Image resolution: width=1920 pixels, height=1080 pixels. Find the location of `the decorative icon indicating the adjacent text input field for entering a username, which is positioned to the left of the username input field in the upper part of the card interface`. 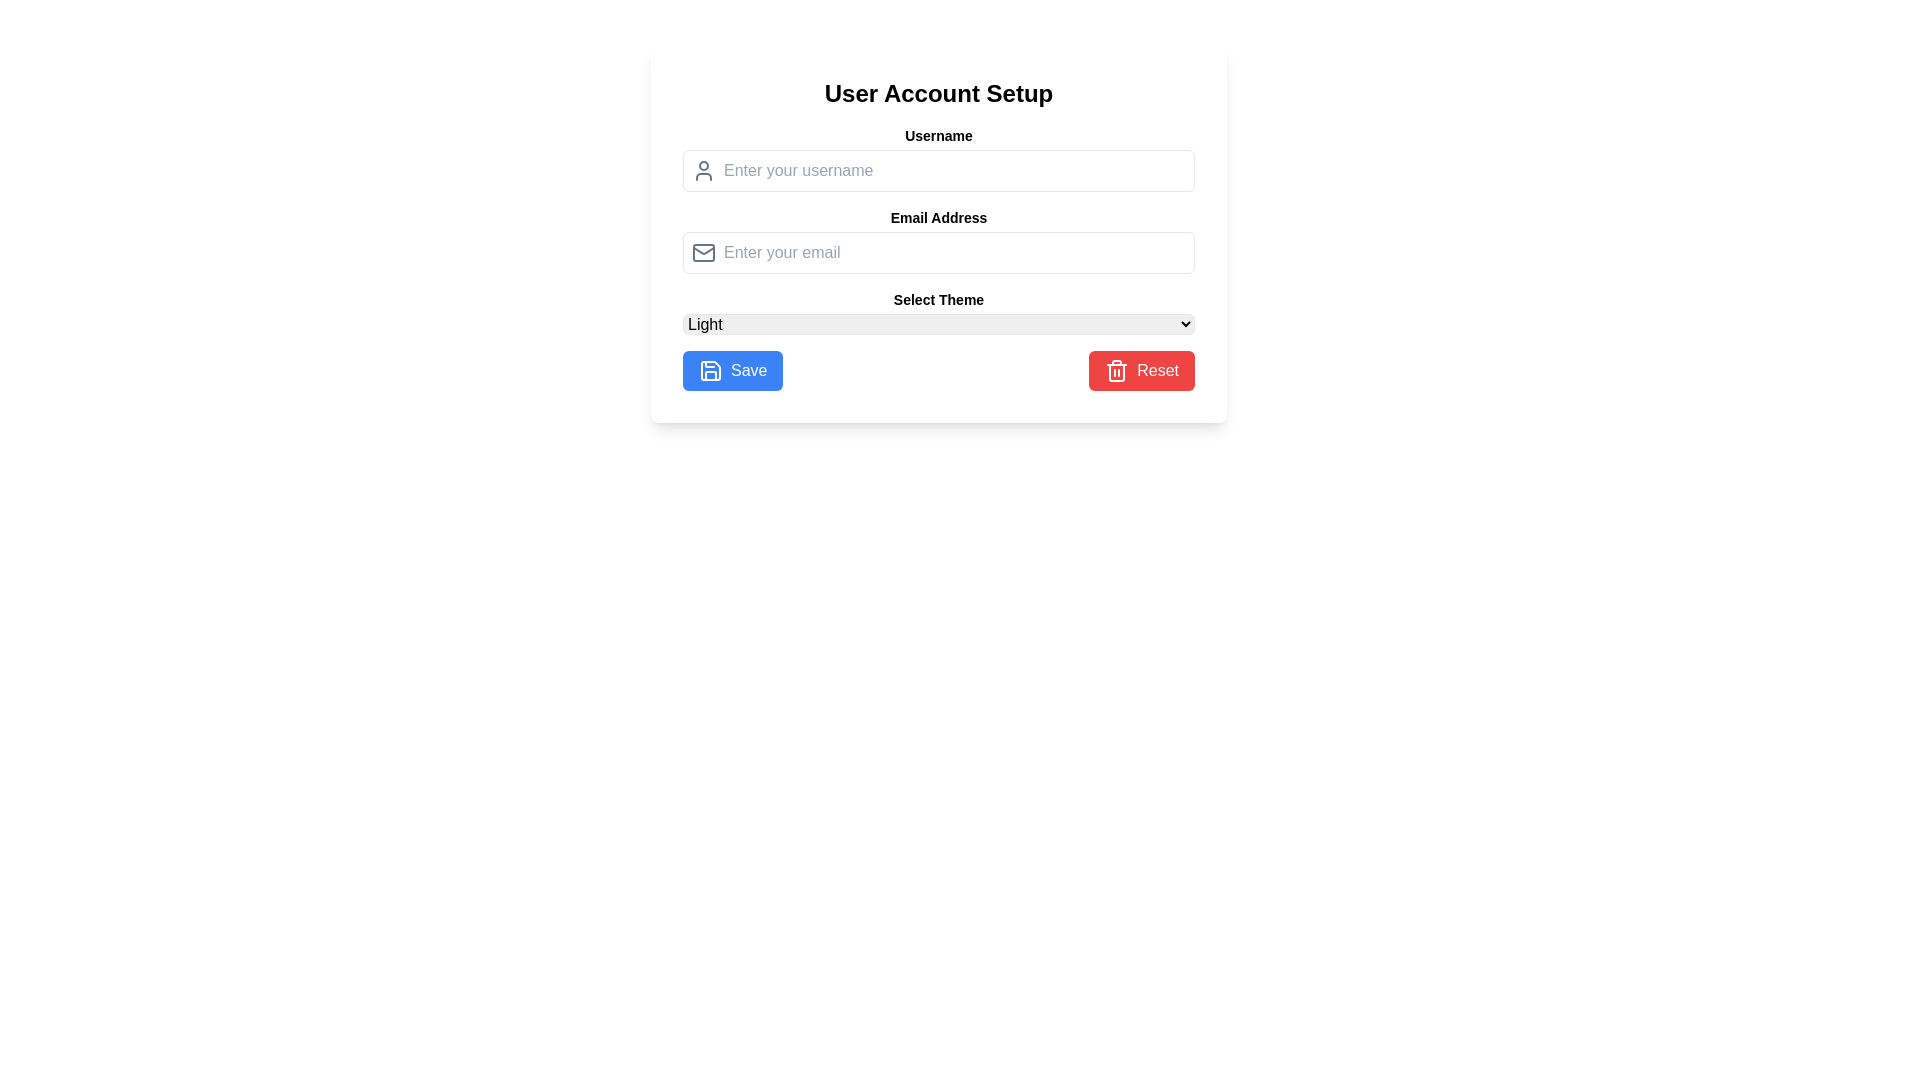

the decorative icon indicating the adjacent text input field for entering a username, which is positioned to the left of the username input field in the upper part of the card interface is located at coordinates (704, 169).